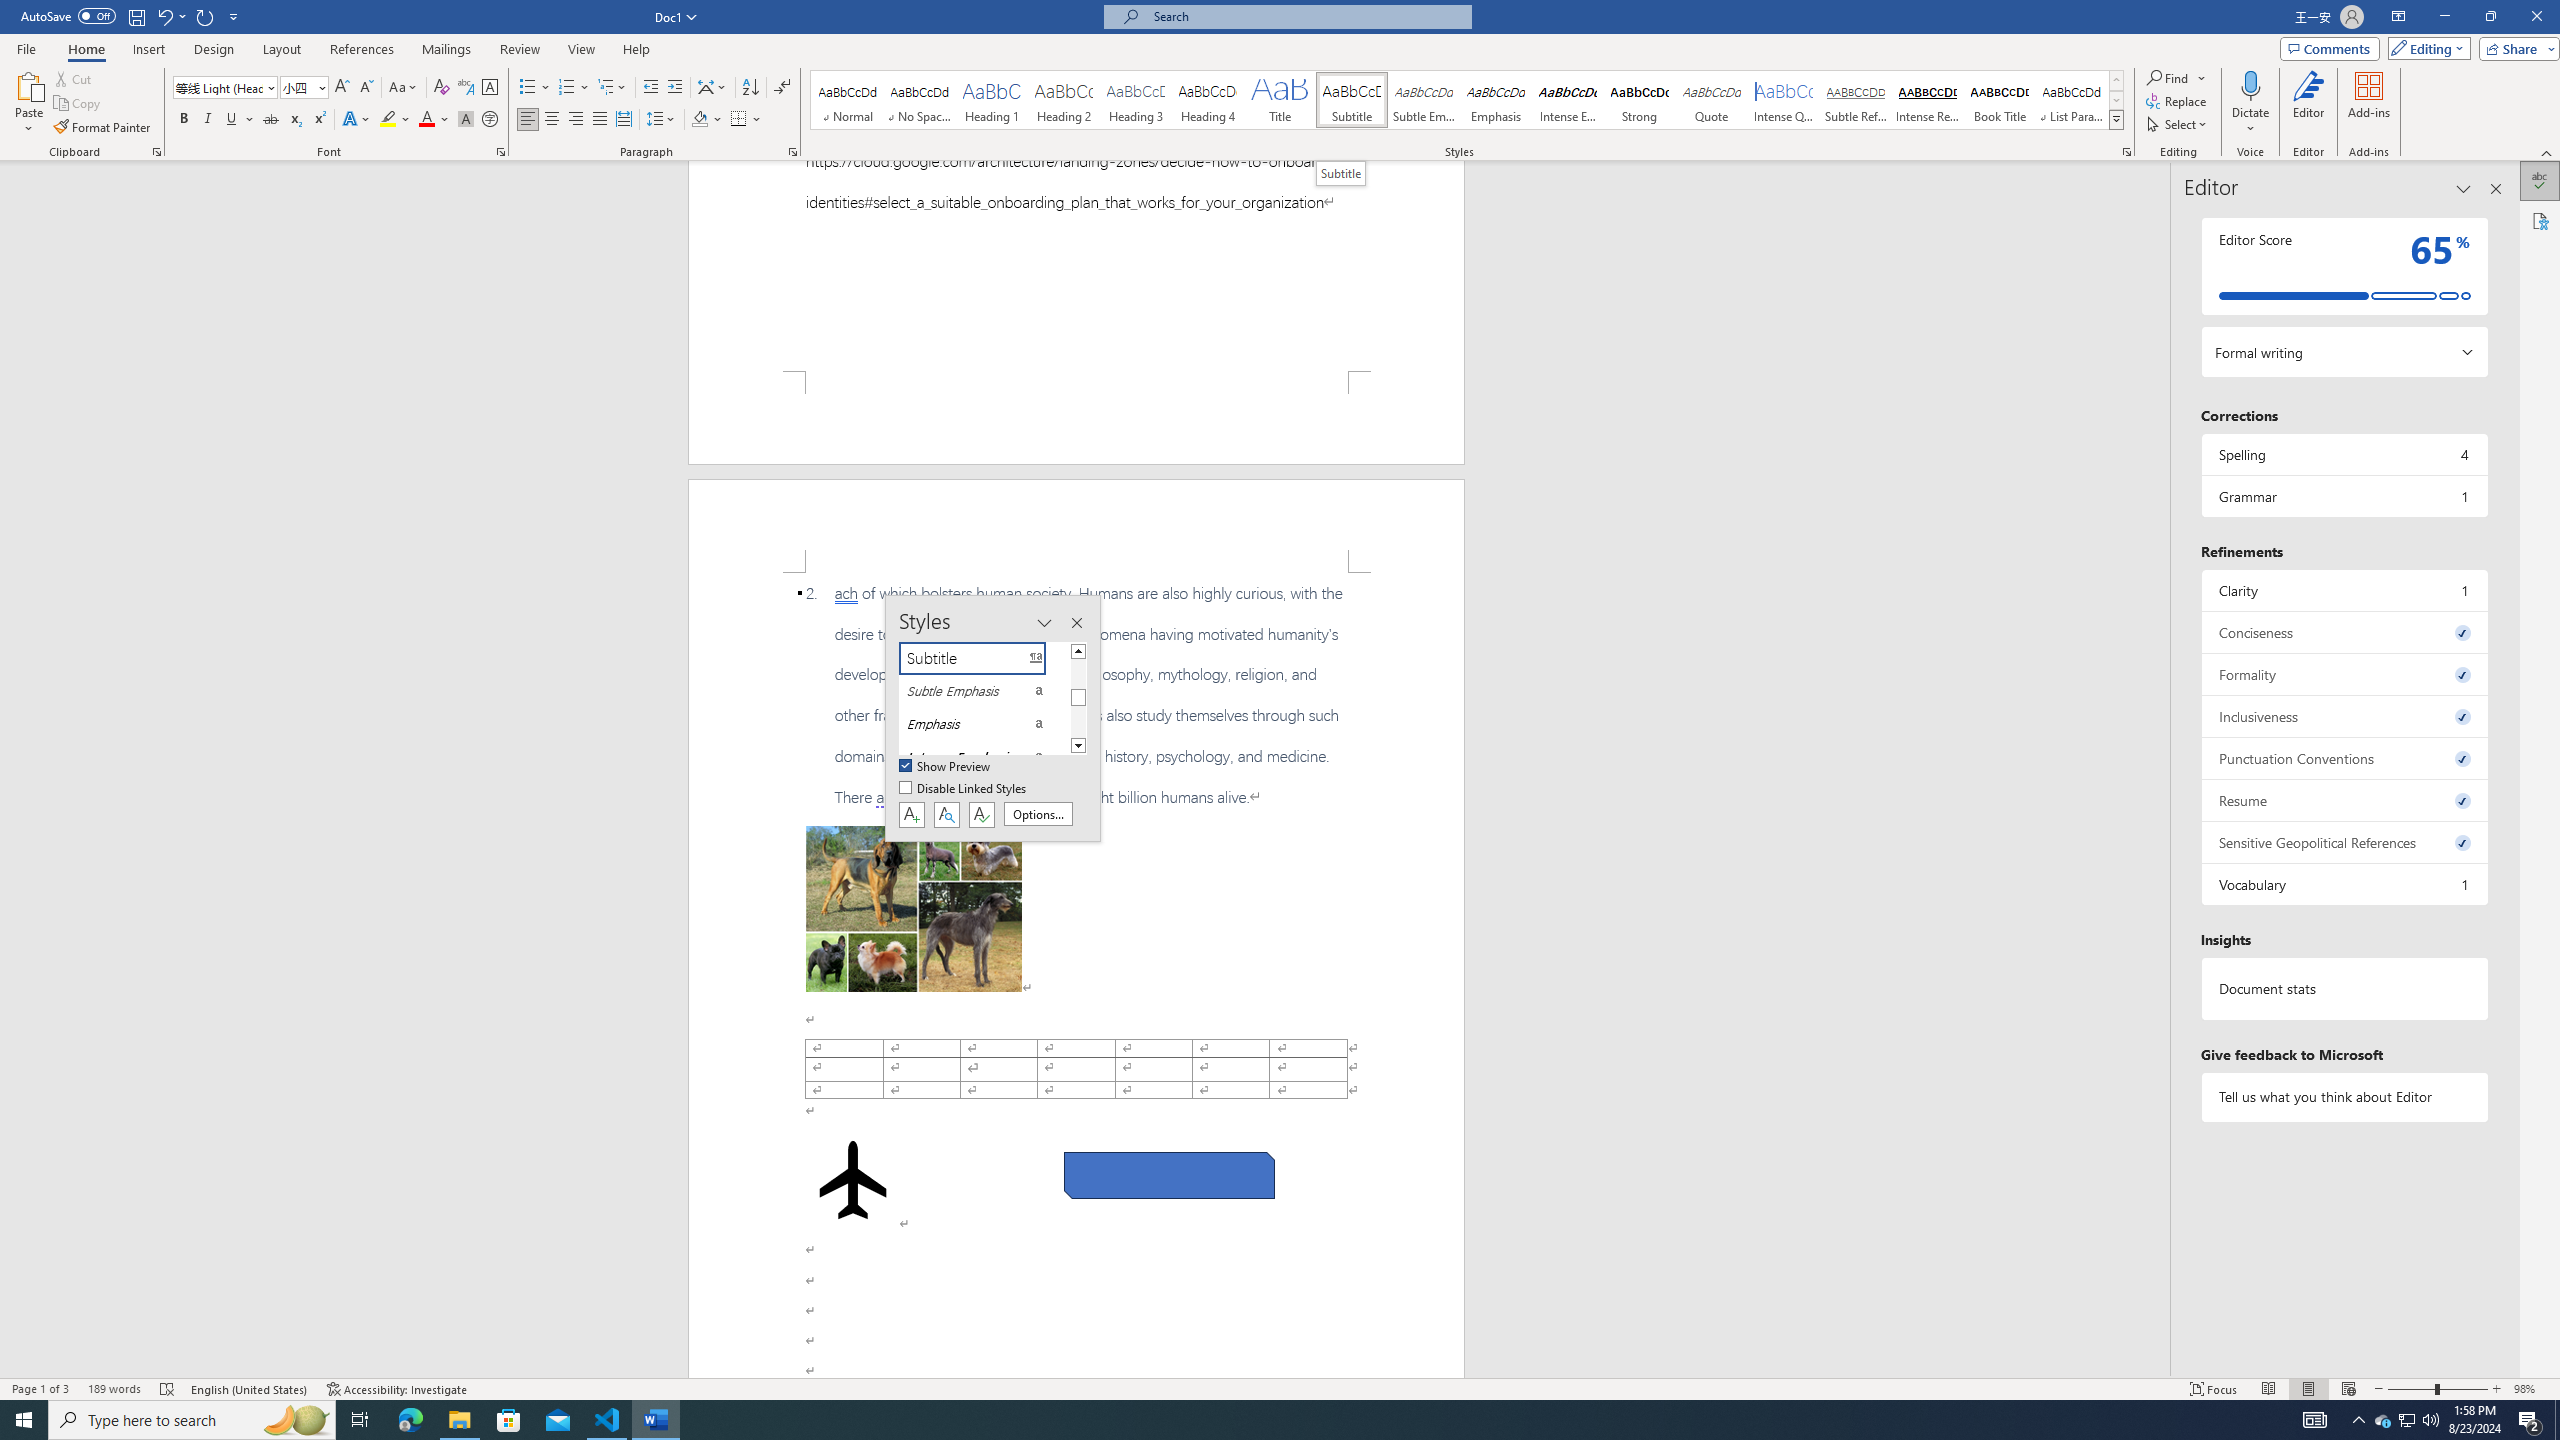 The image size is (2560, 1440). Describe the element at coordinates (85, 49) in the screenshot. I see `'Home'` at that location.